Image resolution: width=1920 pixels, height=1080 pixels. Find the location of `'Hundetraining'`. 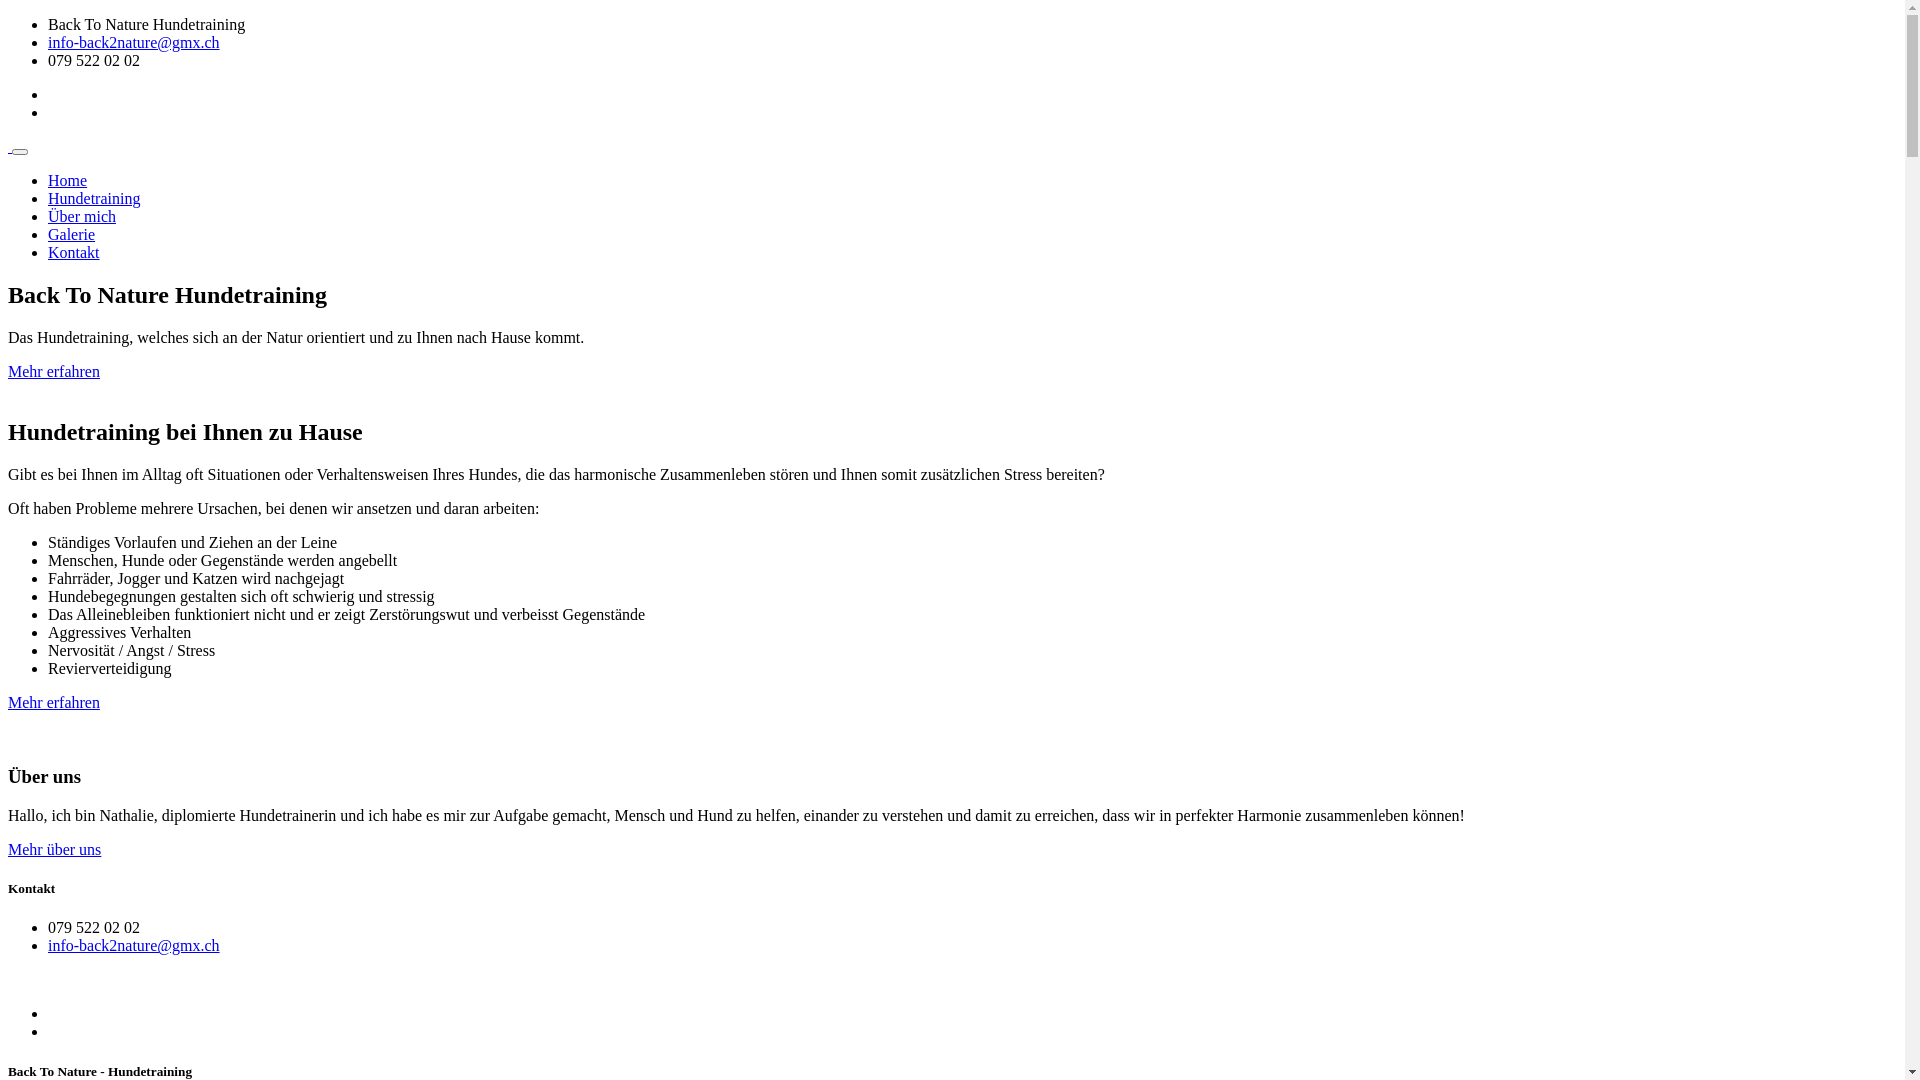

'Hundetraining' is located at coordinates (93, 198).